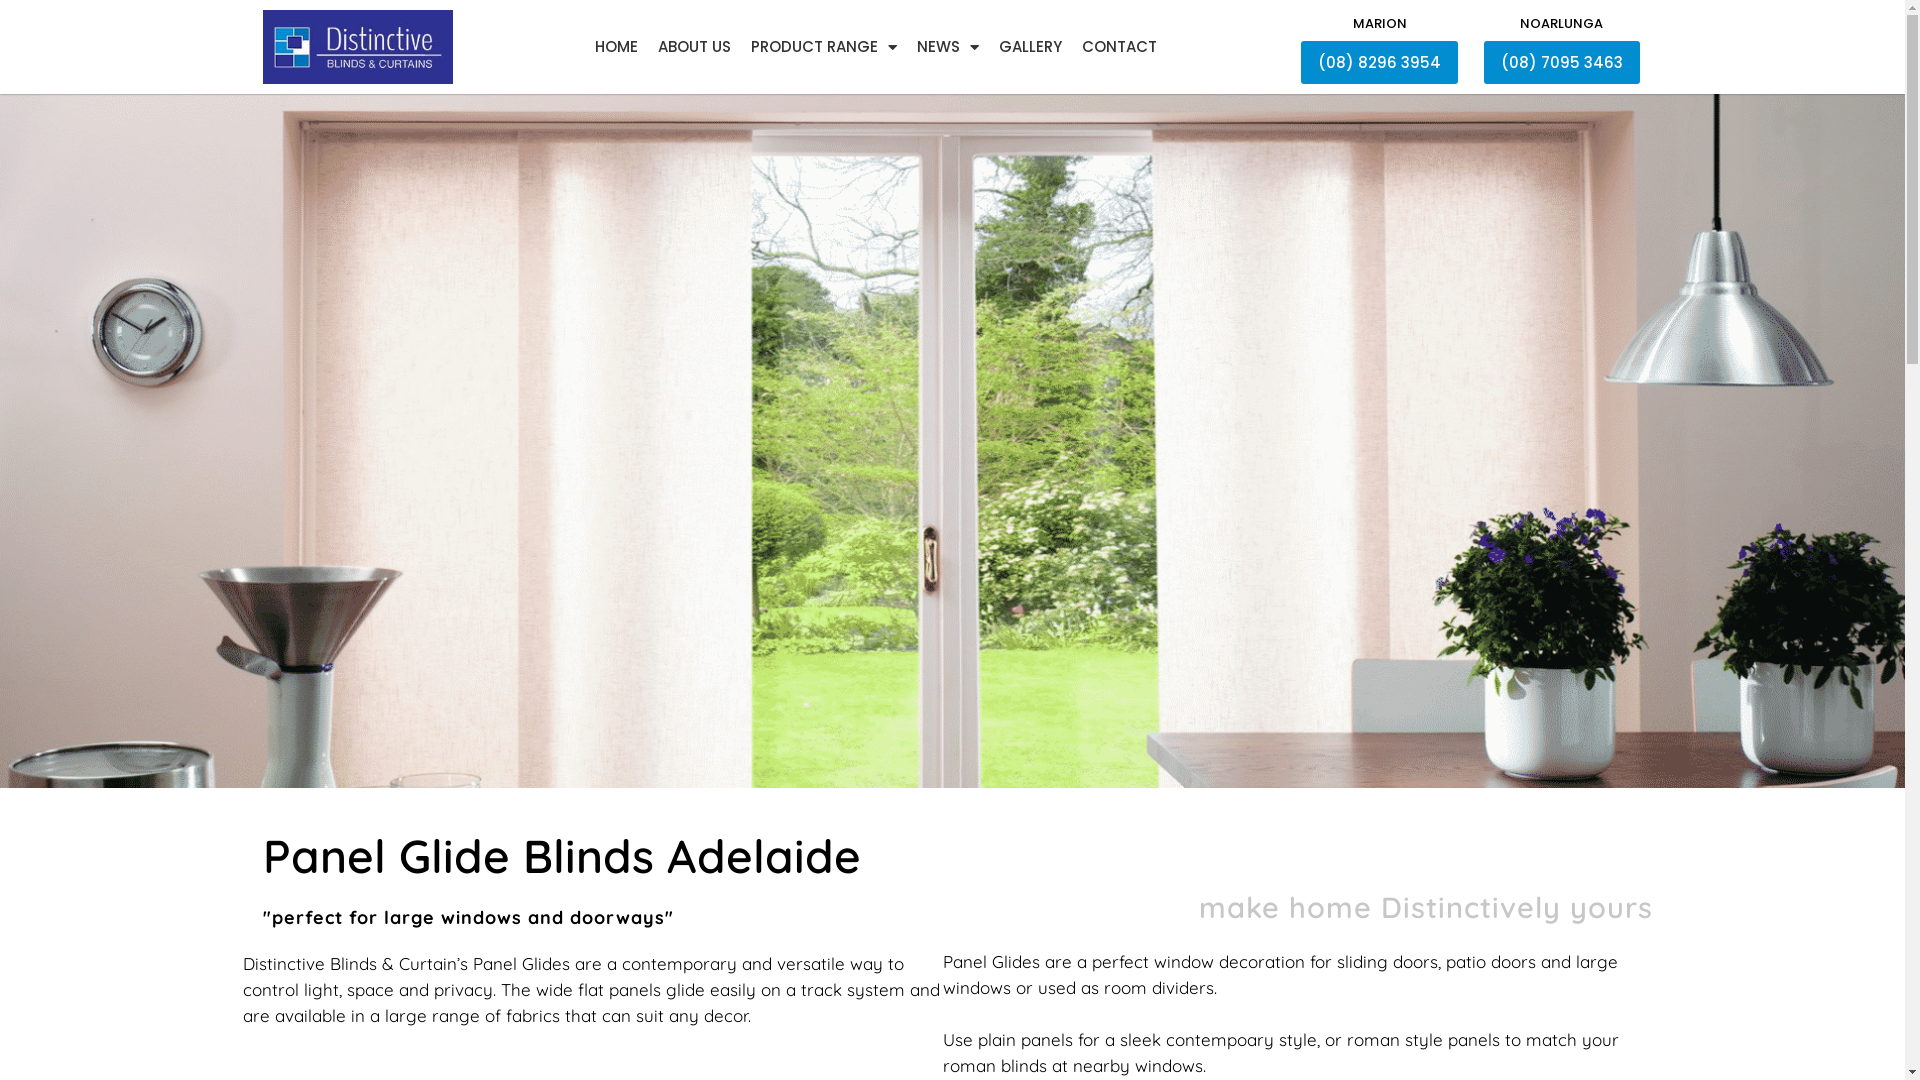 This screenshot has height=1080, width=1920. I want to click on 'NEWS', so click(905, 45).